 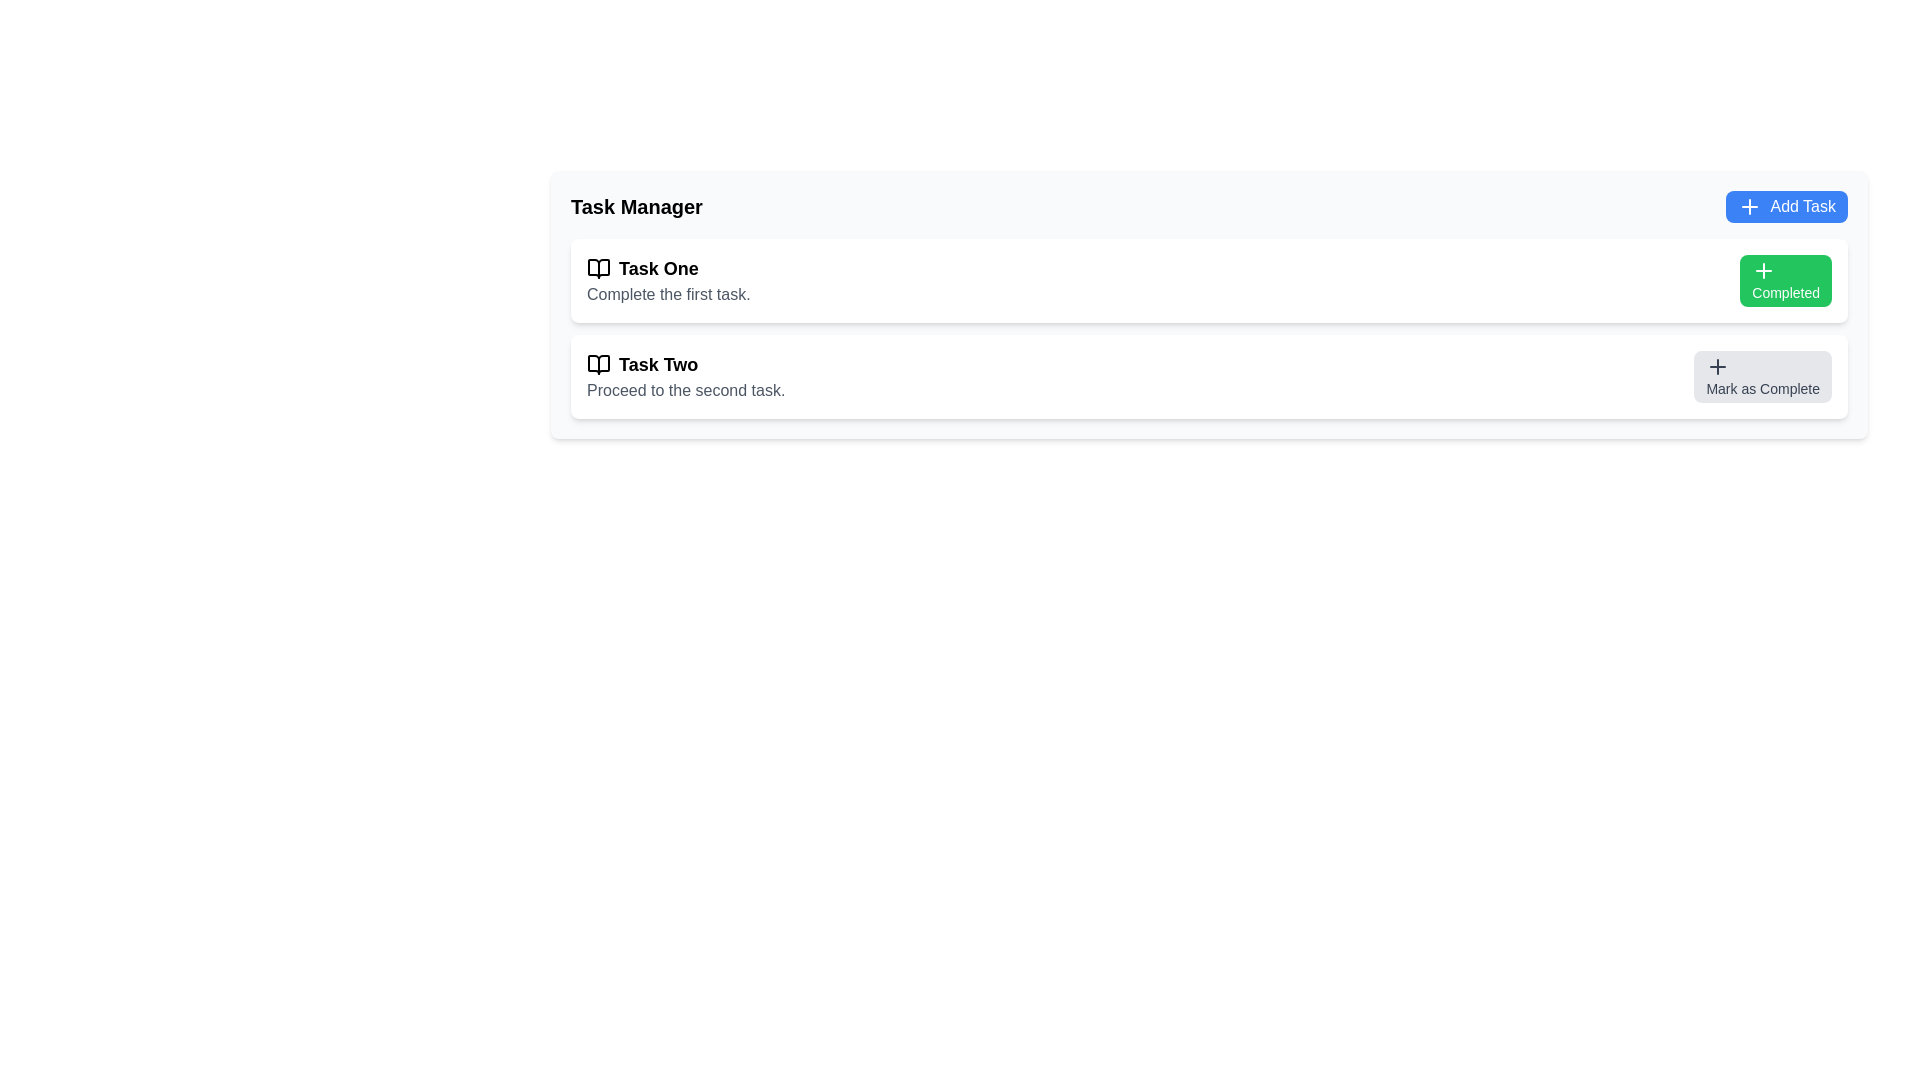 I want to click on the plus icon located within the 'Mark as Complete' button, so click(x=1717, y=366).